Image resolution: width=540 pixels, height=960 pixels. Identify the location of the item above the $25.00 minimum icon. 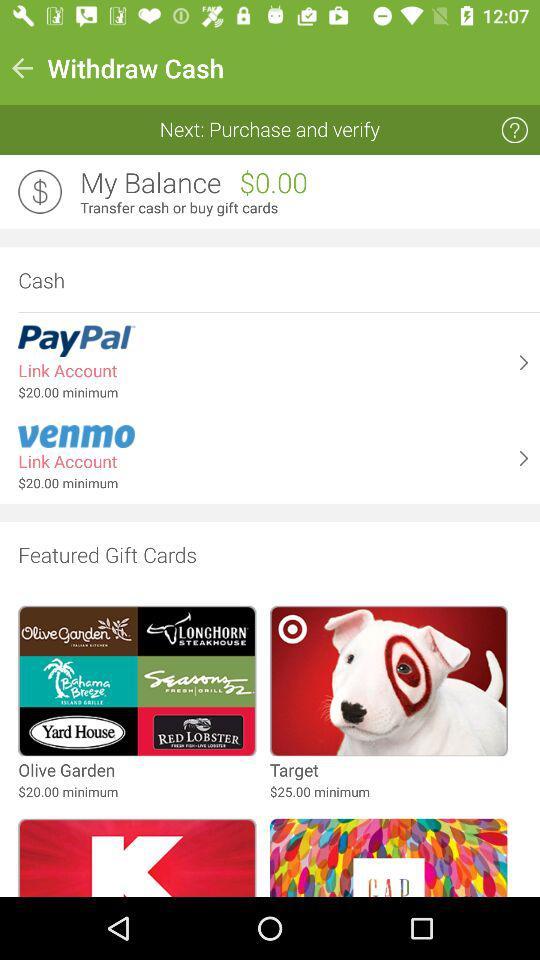
(293, 769).